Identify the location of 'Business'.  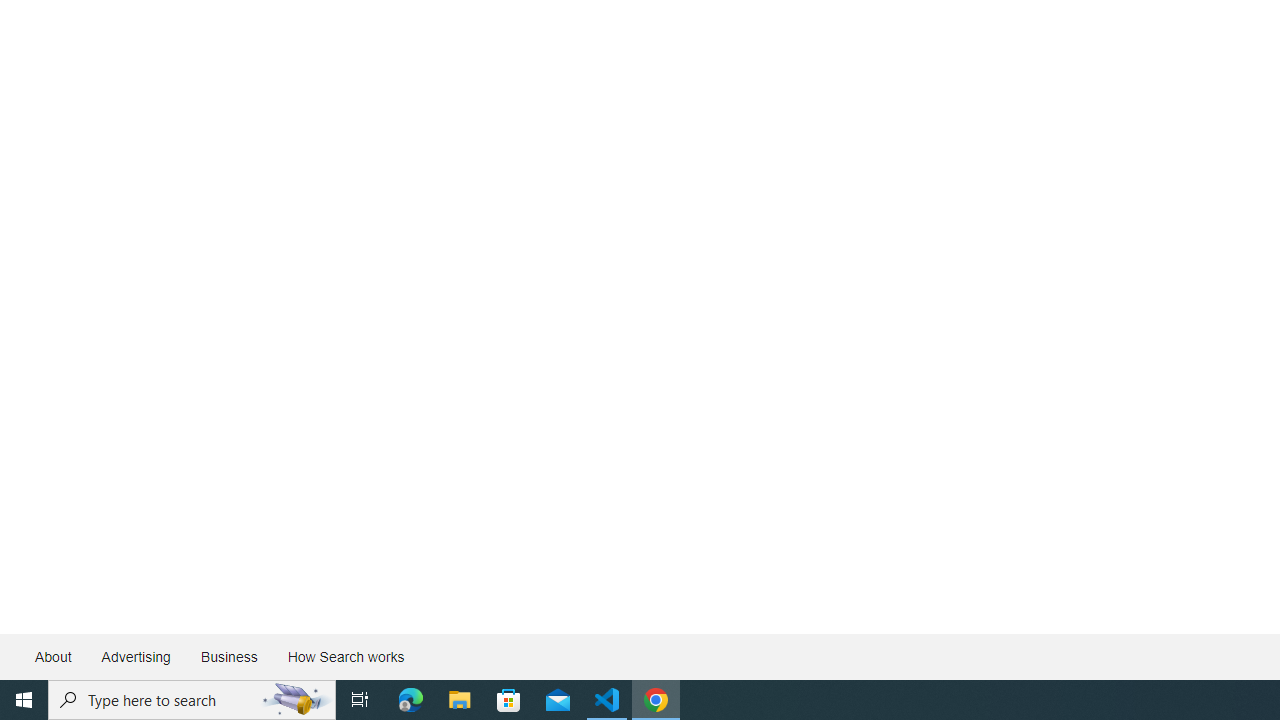
(229, 657).